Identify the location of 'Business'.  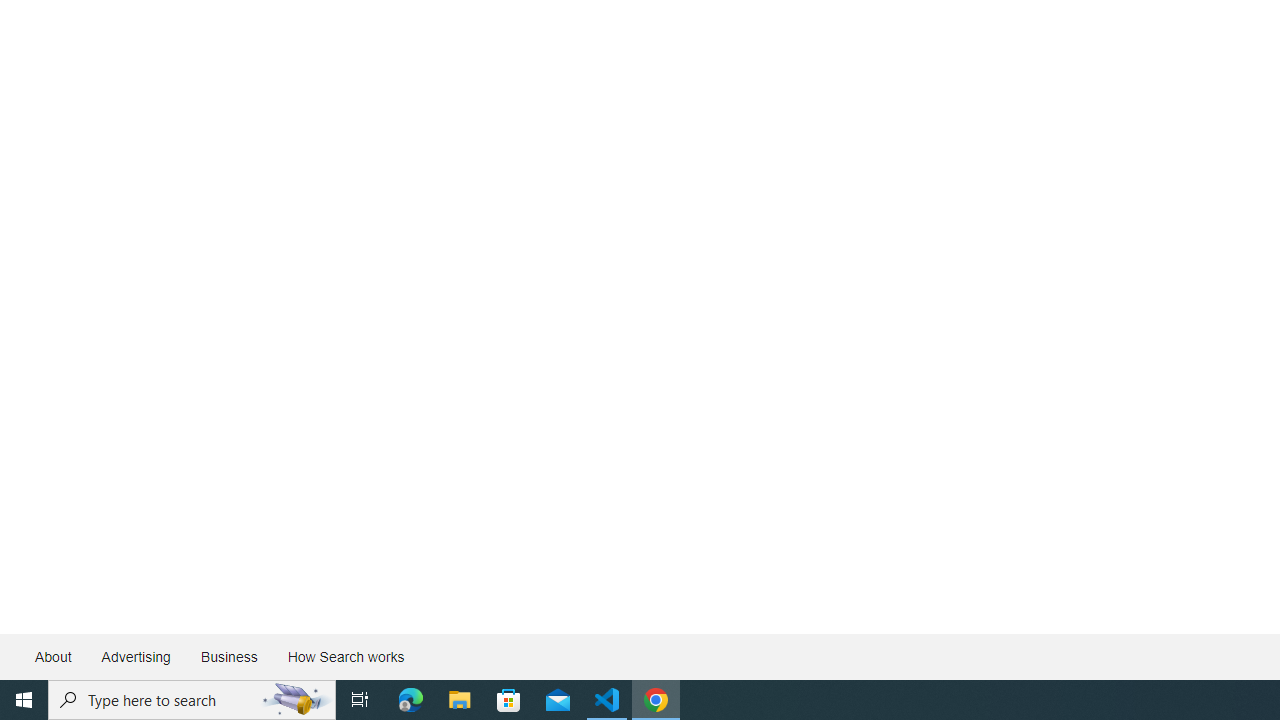
(229, 657).